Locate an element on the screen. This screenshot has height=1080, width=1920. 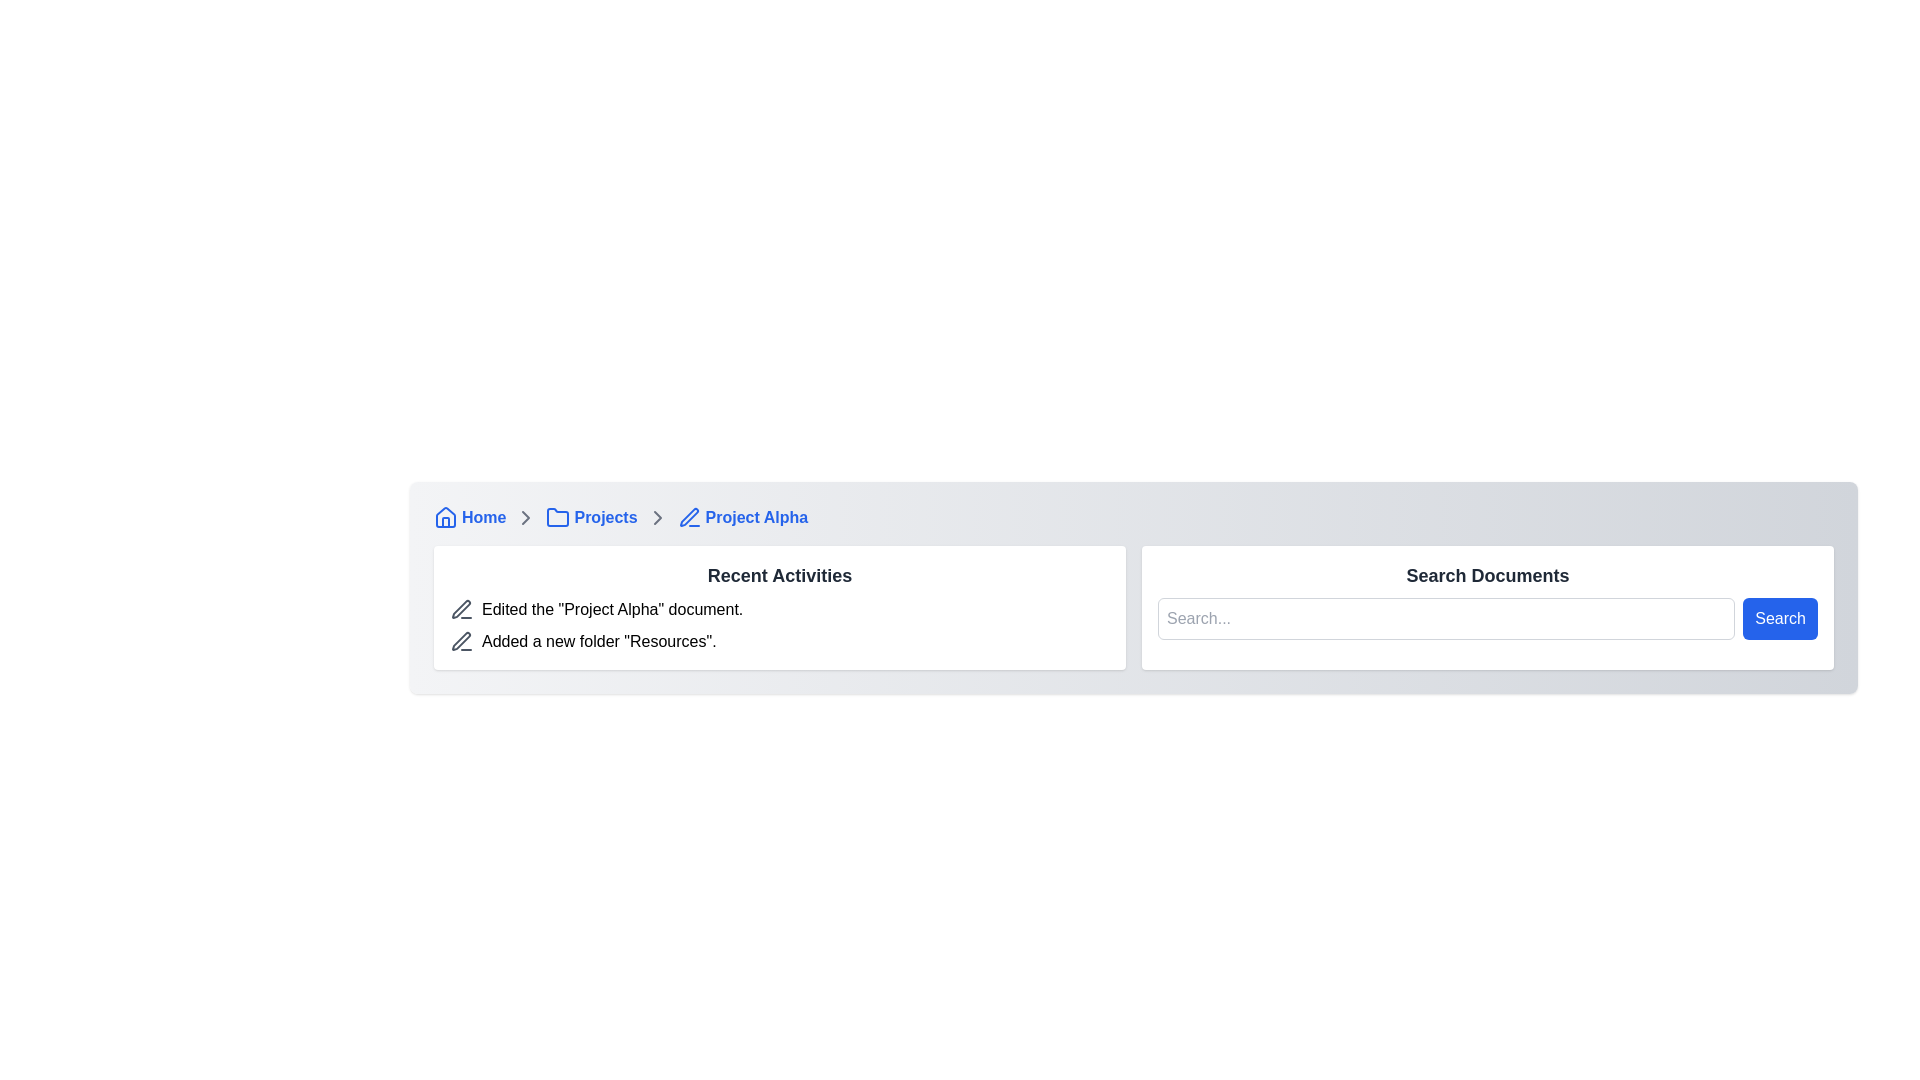
the 'Projects' breadcrumb link in the navigation bar is located at coordinates (604, 516).